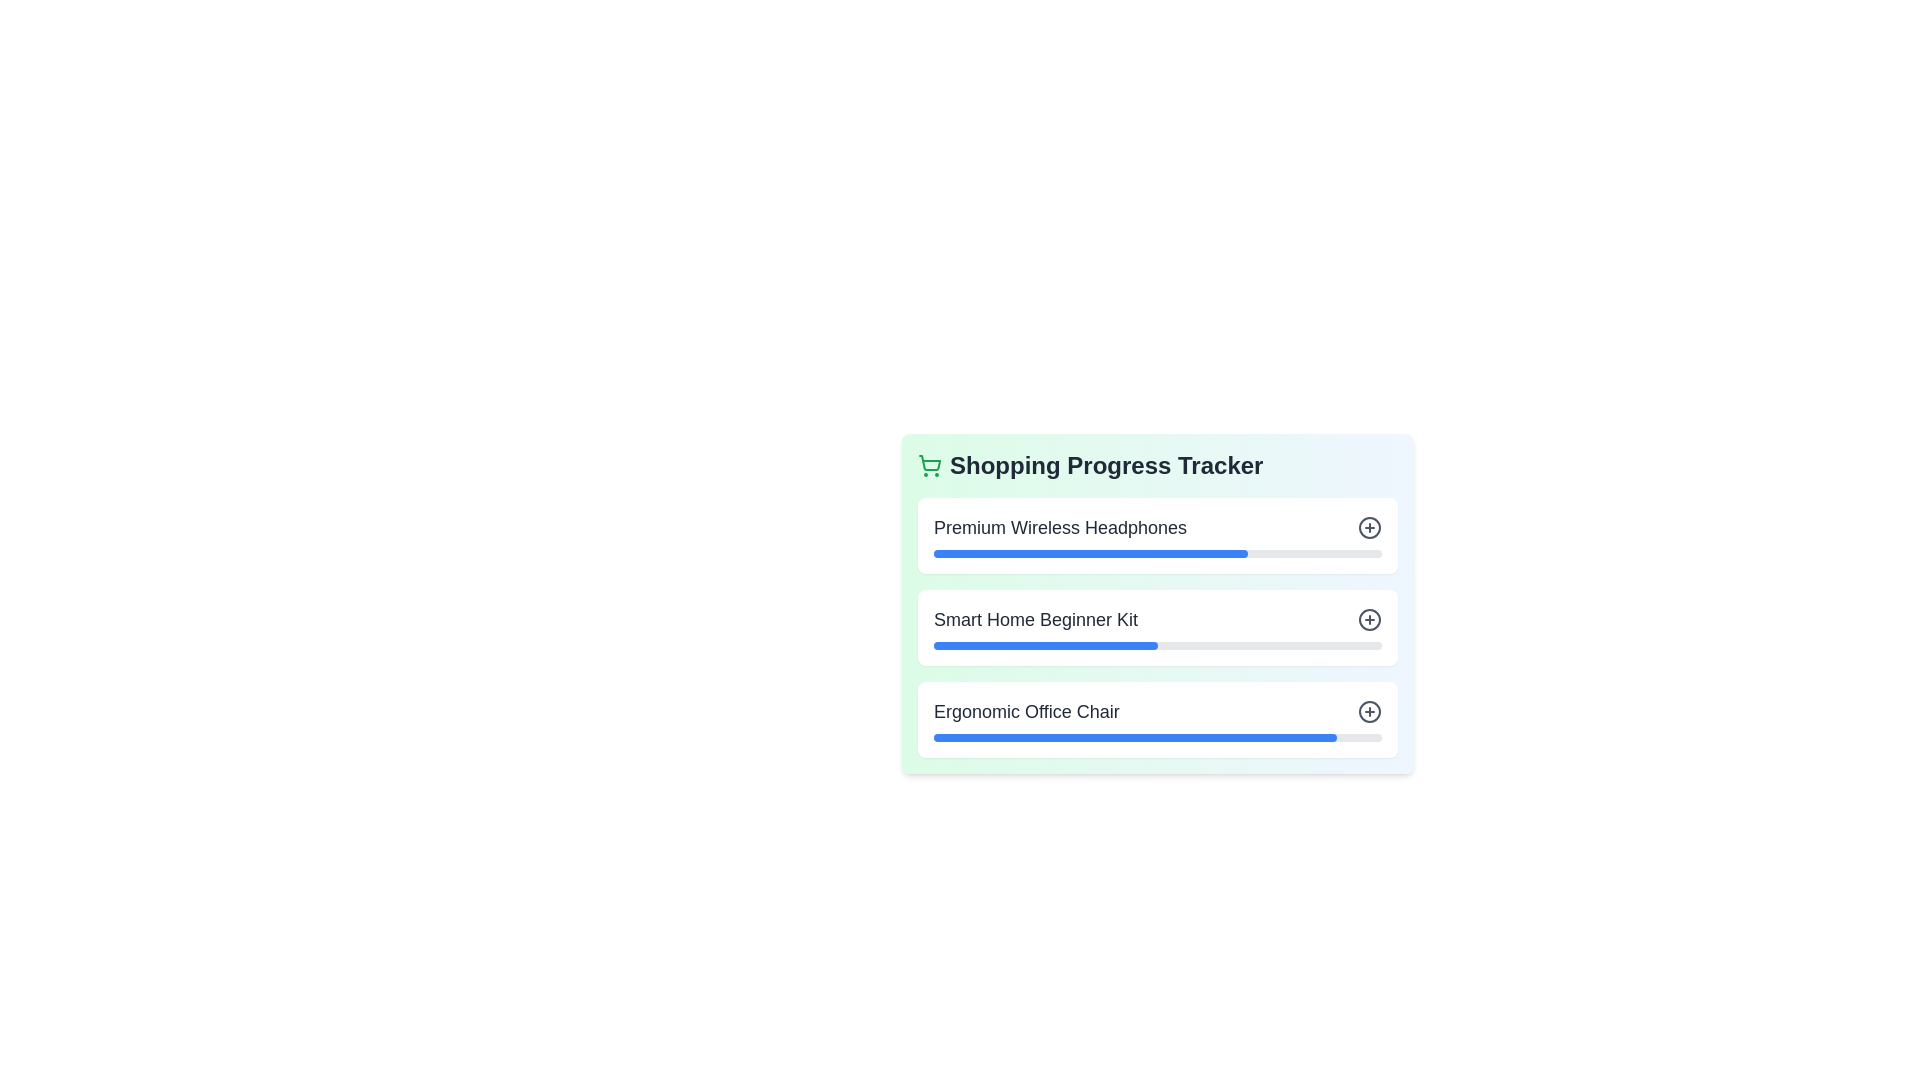  I want to click on the product name 'Premium Wireless Headphones' in the first row of the 'Shopping Progress Tracker' card, so click(1157, 527).